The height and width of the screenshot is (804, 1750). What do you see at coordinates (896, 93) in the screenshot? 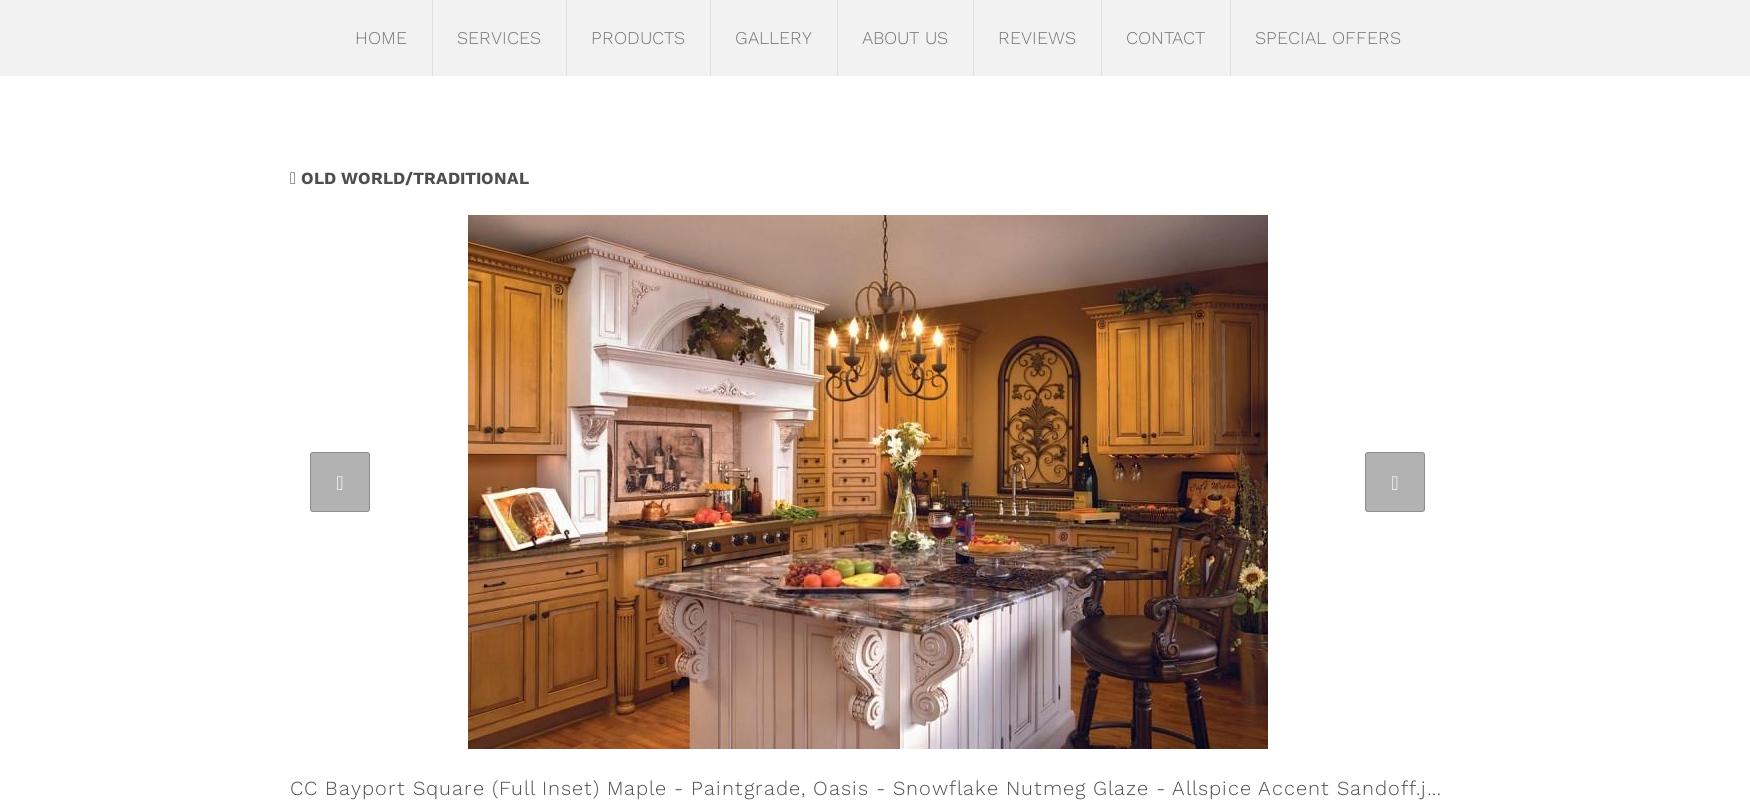
I see `'Our Story'` at bounding box center [896, 93].